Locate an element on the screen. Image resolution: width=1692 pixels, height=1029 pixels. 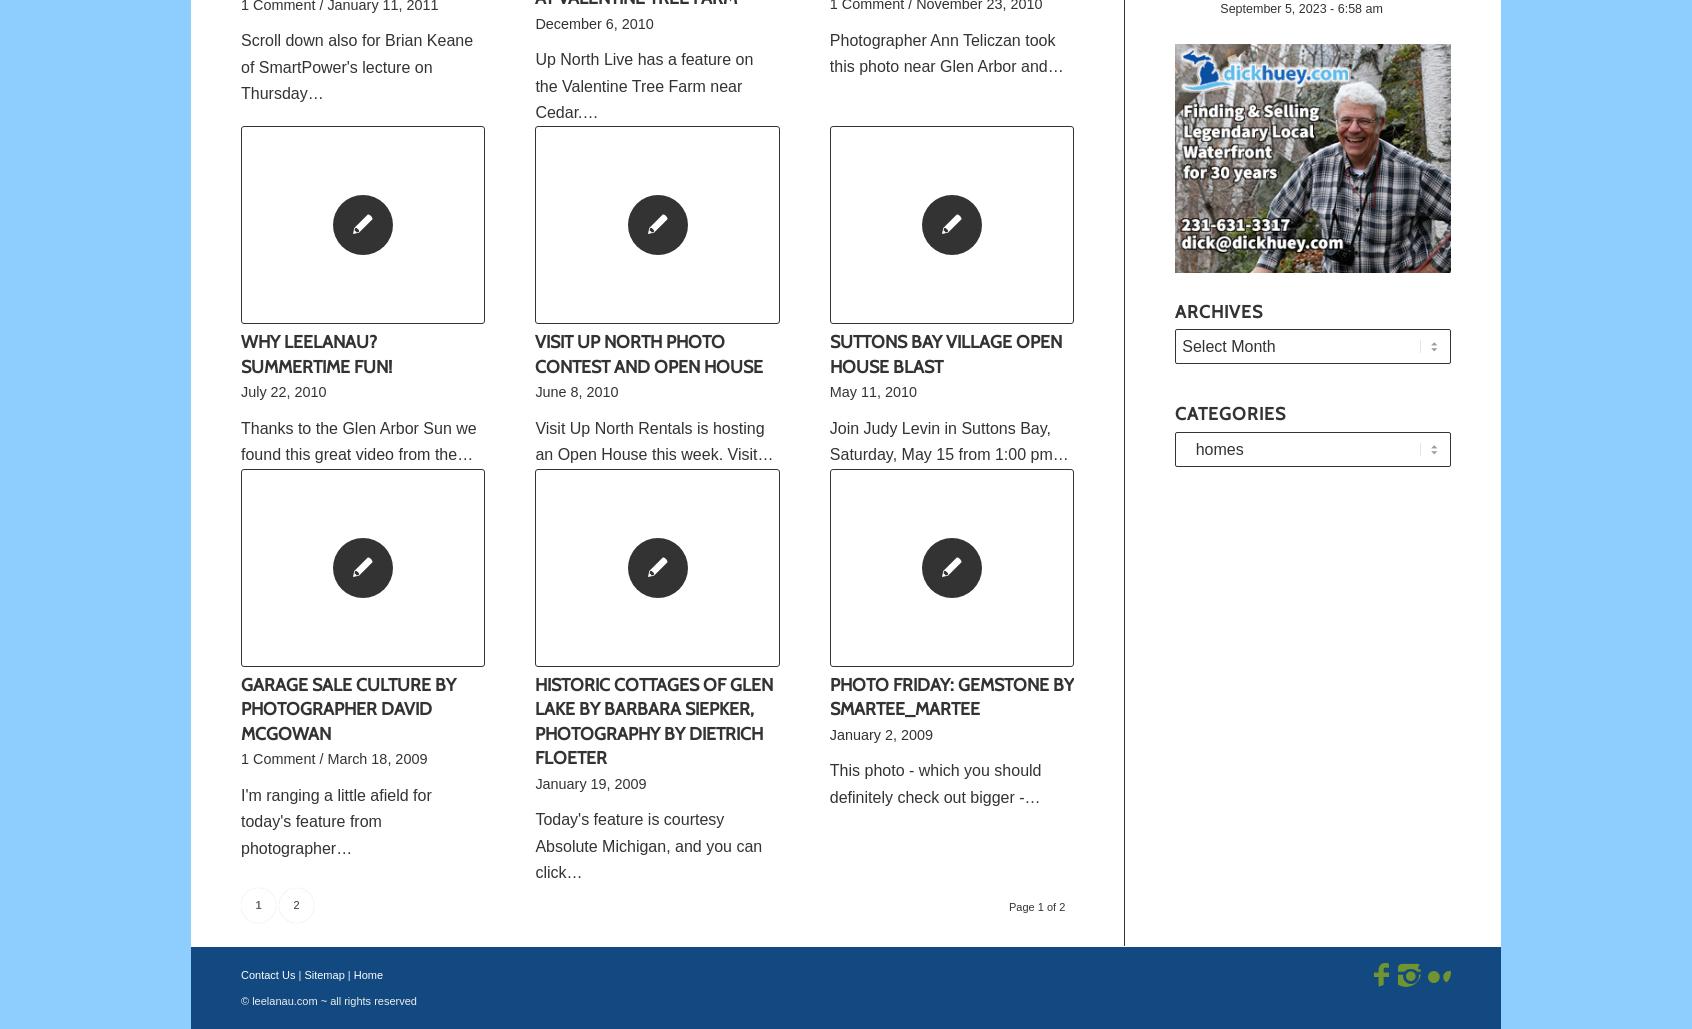
'Join Judy Levin in Suttons Bay, Saturday, May 15 from 1:00 pm…' is located at coordinates (948, 441).